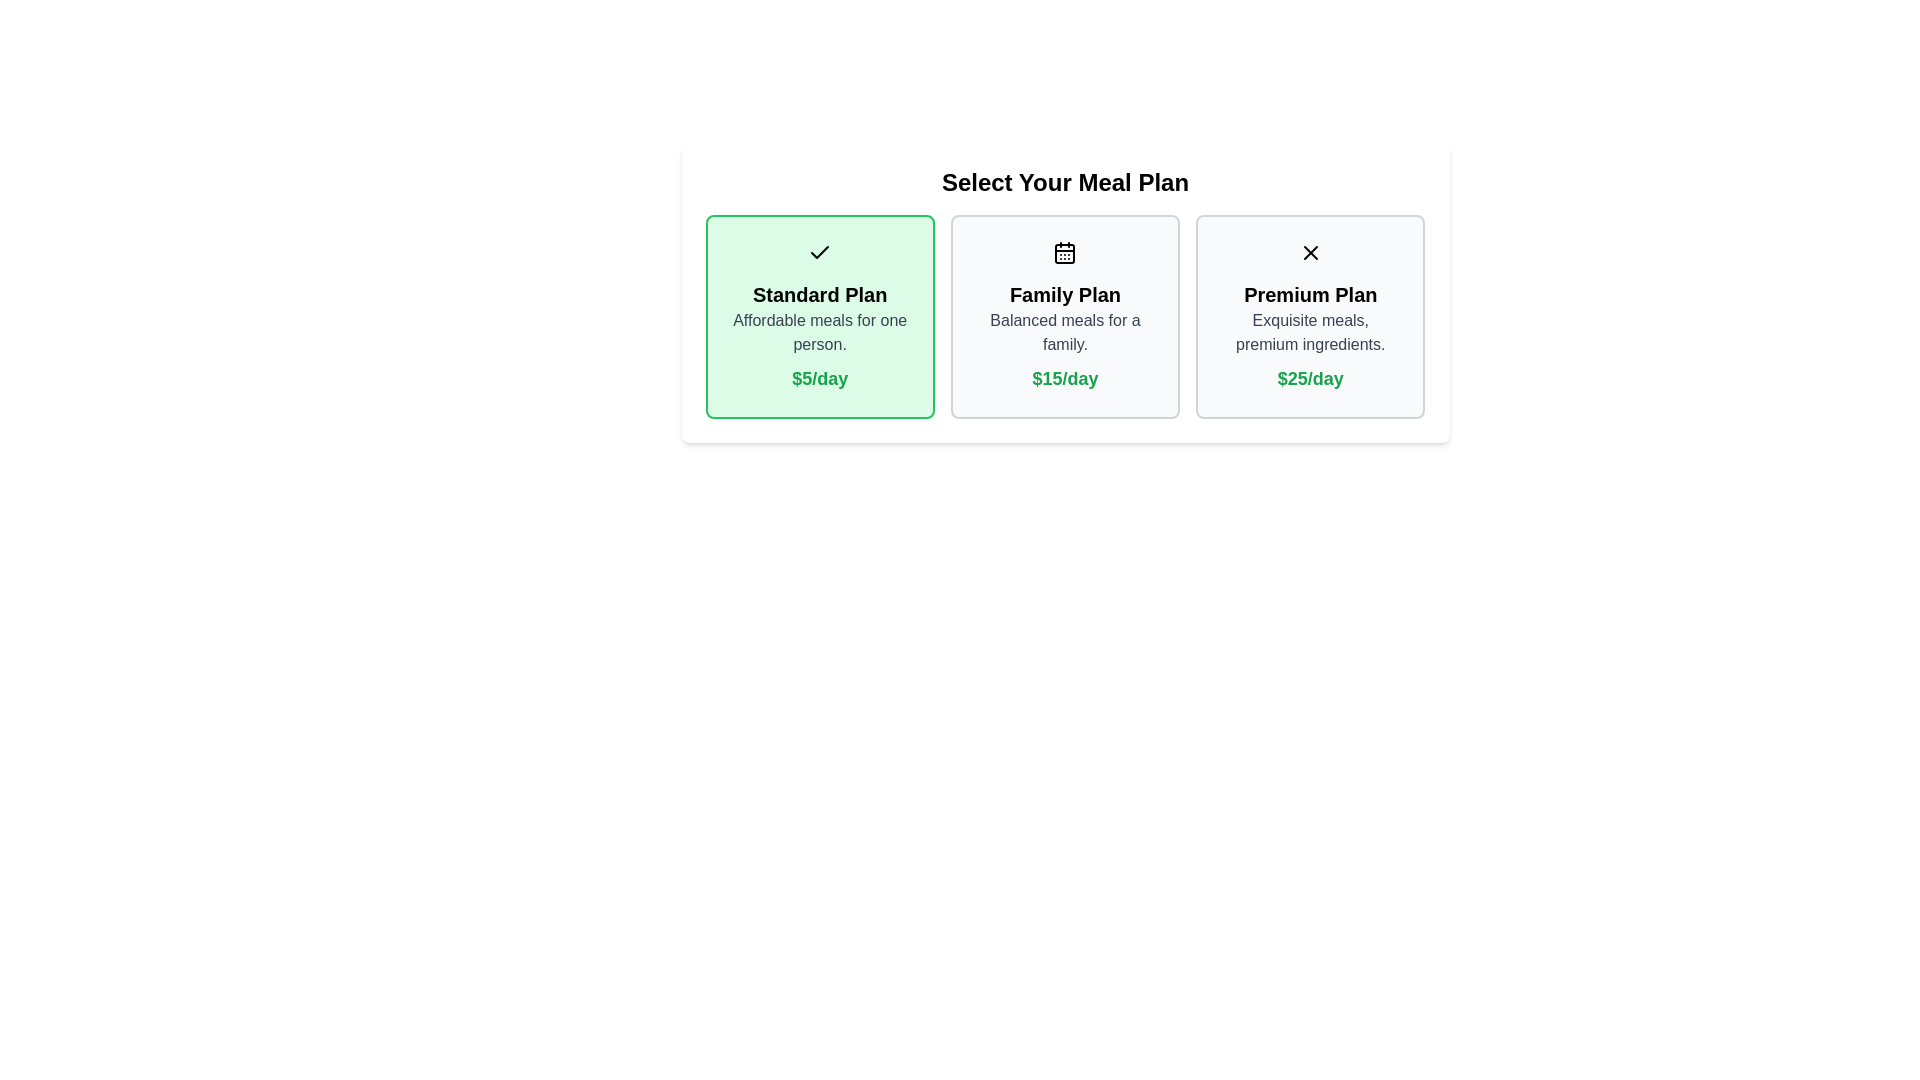  I want to click on pricing information displayed in the Text Label showing '$5/day' in a large and bold green font, located at the bottom of the 'Standard Plan' selection card, so click(820, 378).